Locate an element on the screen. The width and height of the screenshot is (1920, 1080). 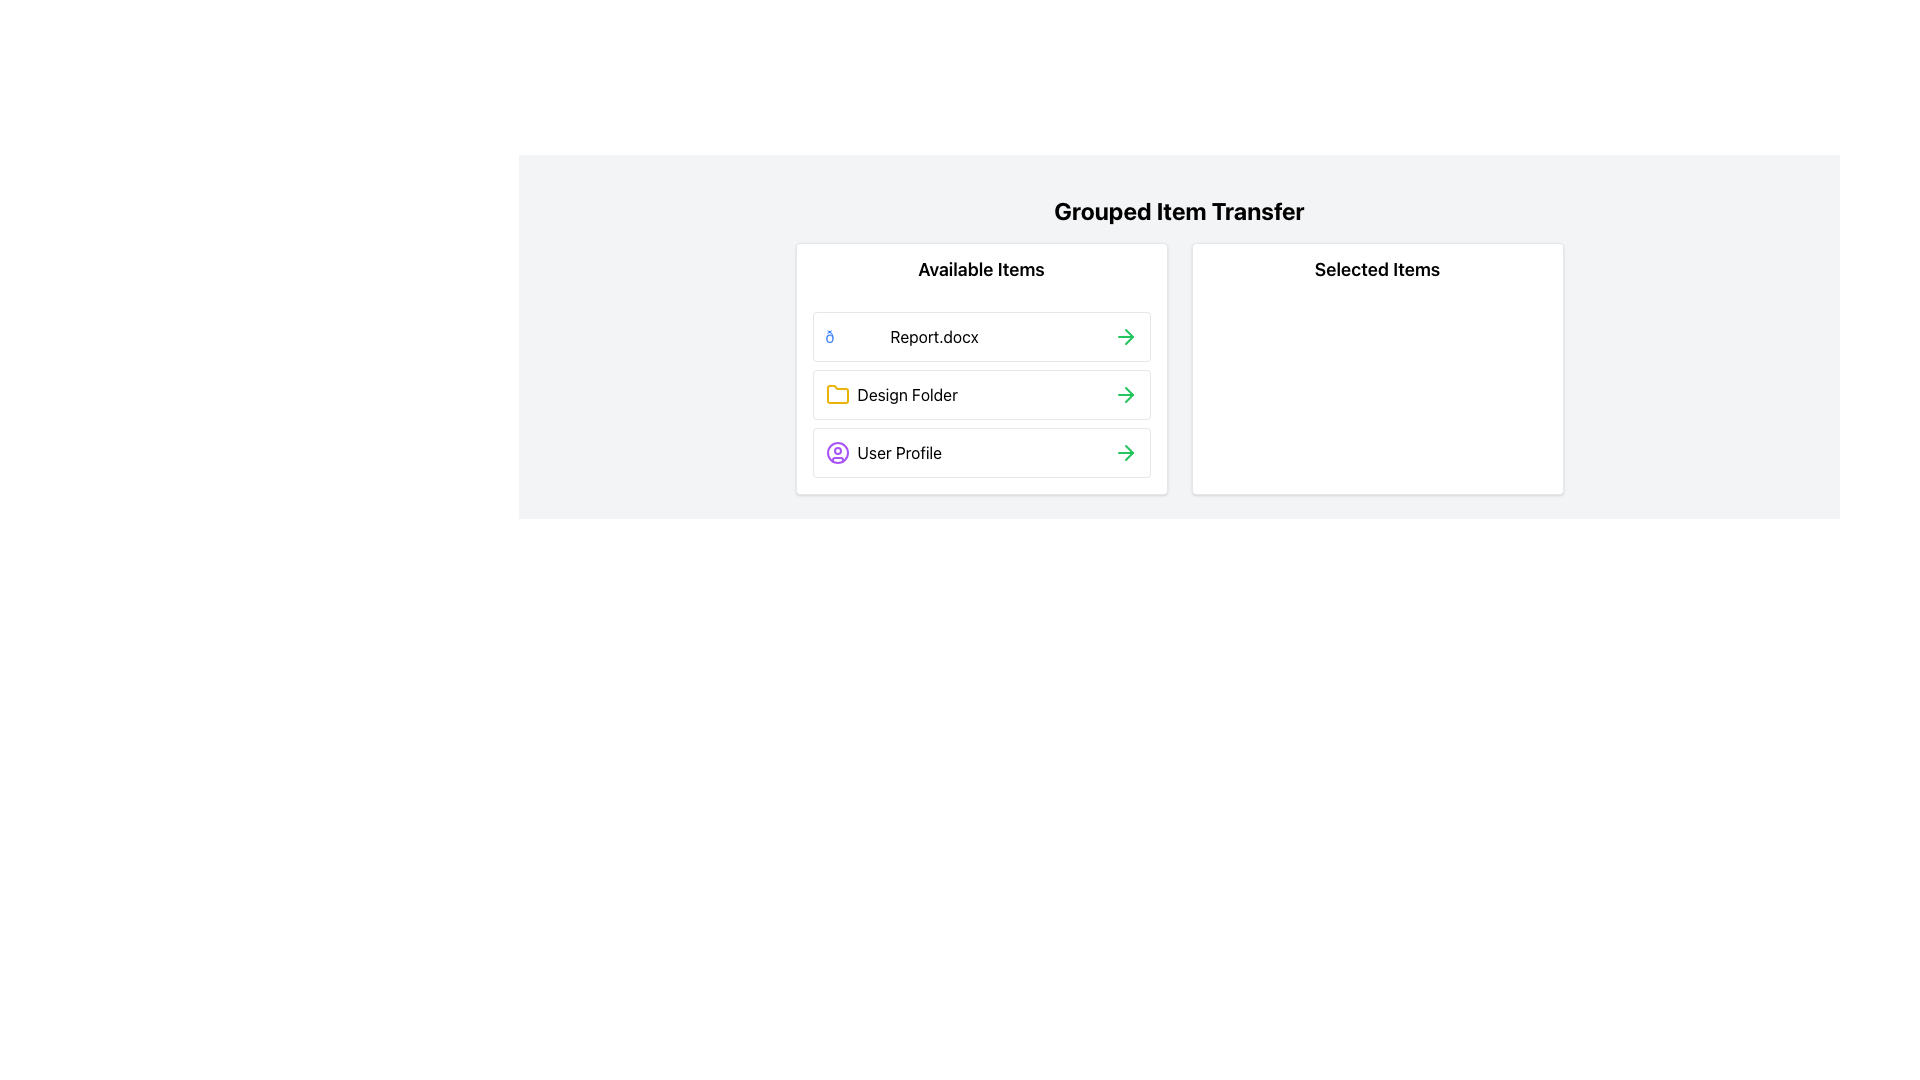
the tip of the SVG arrow icon indicating the 'Report.docx' item in the 'Available Items' list is located at coordinates (1128, 394).